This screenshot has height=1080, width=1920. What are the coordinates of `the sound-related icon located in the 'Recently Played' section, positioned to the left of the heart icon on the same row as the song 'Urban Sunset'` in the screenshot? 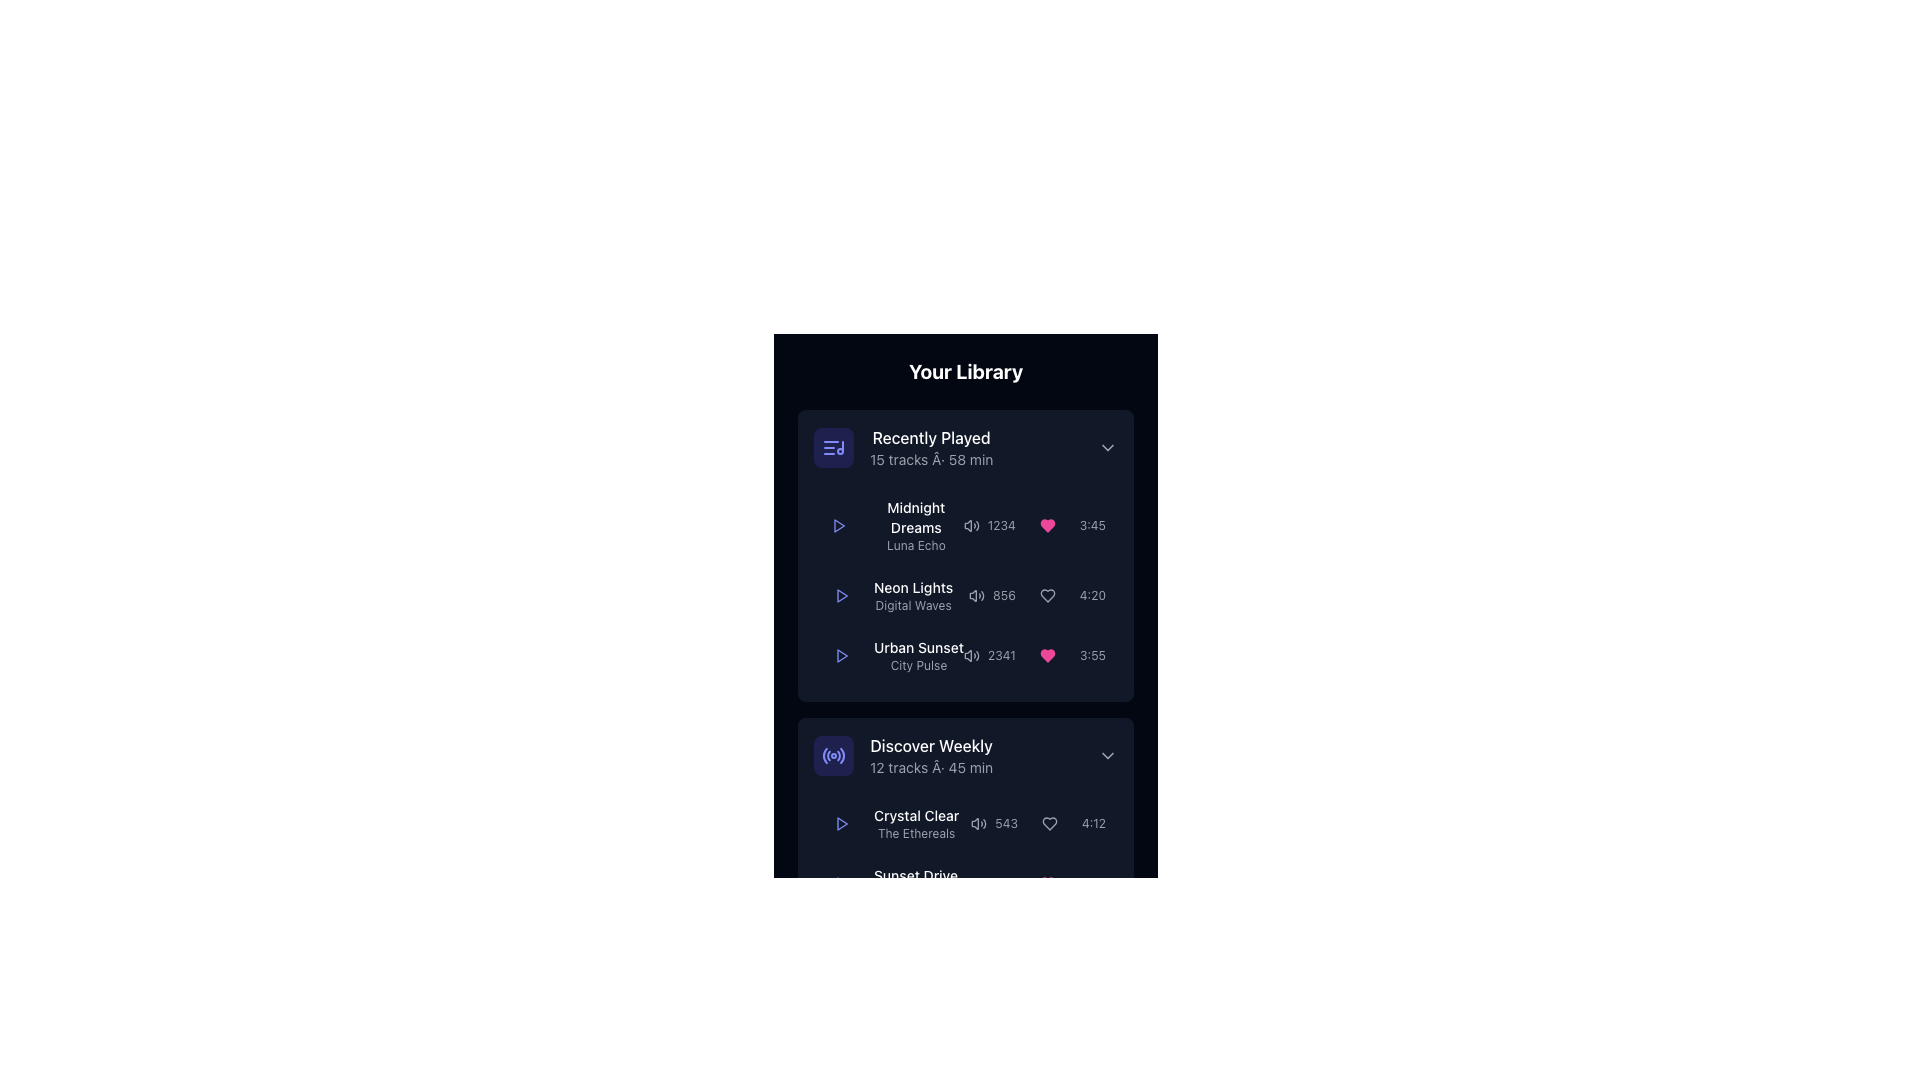 It's located at (968, 655).